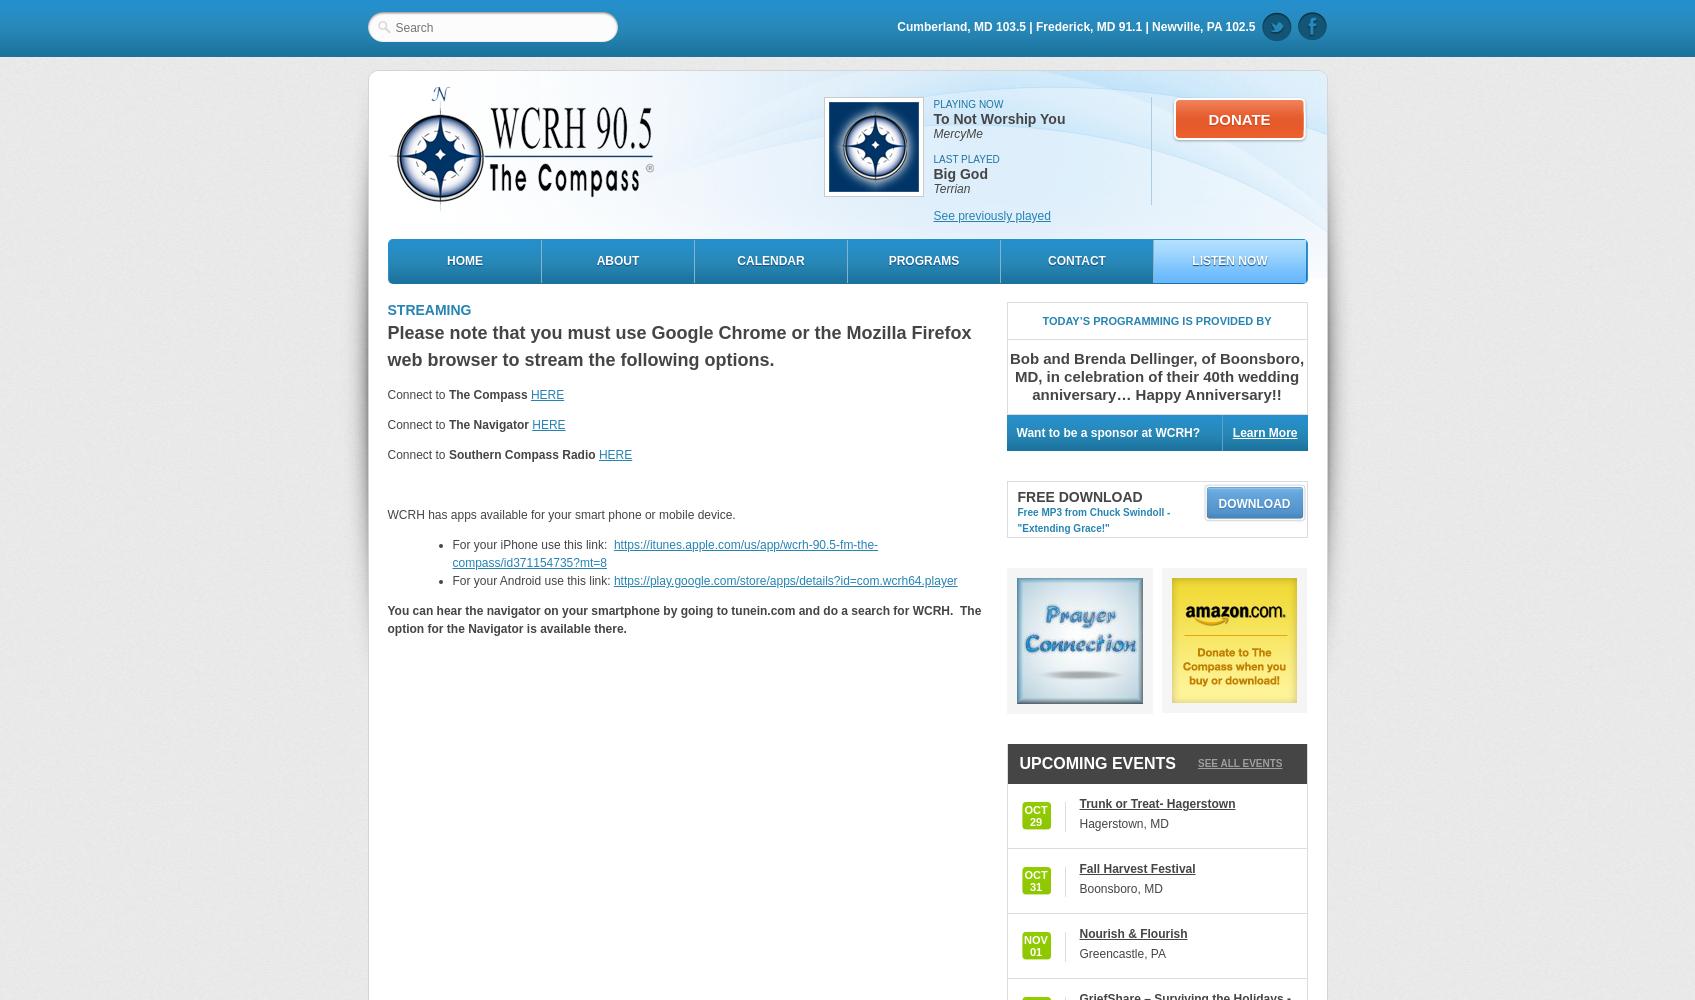 This screenshot has height=1000, width=1695. Describe the element at coordinates (616, 261) in the screenshot. I see `'About'` at that location.